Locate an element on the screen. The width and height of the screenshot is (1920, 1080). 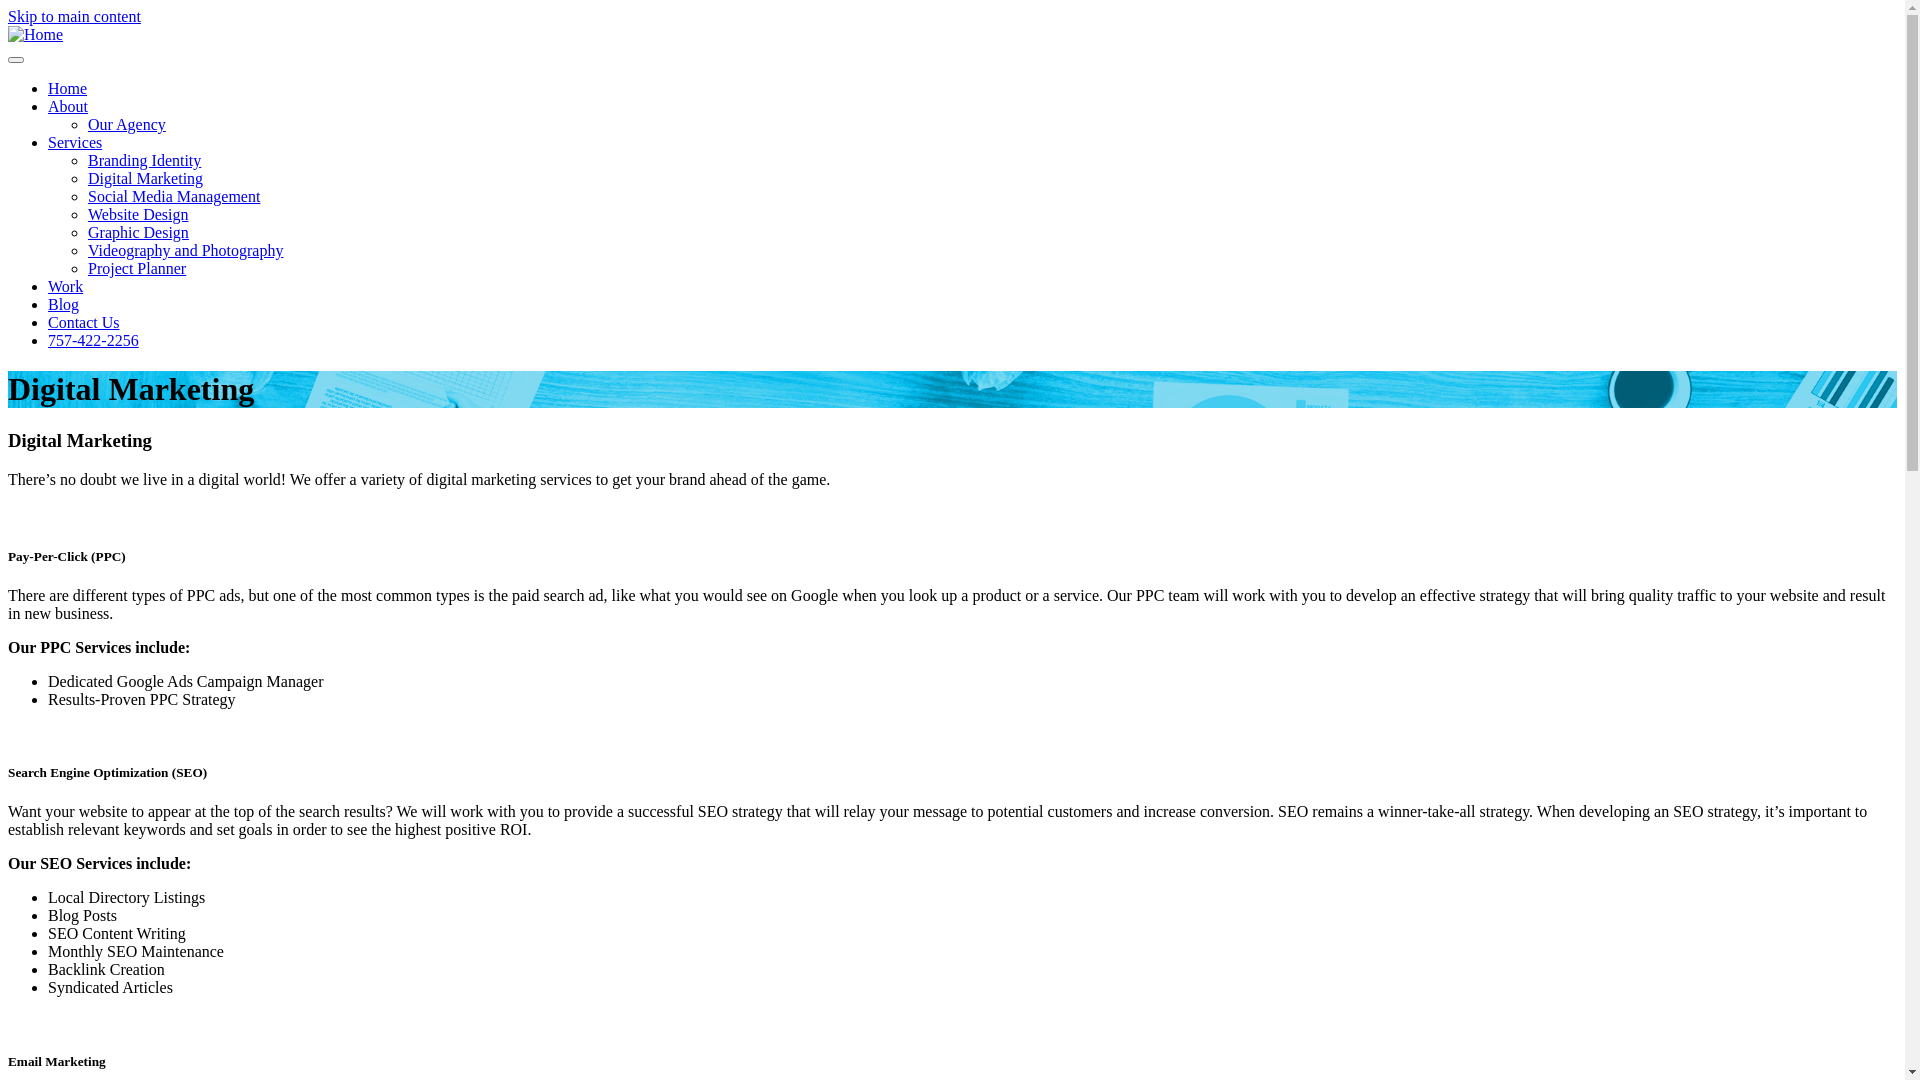
'Home' is located at coordinates (67, 87).